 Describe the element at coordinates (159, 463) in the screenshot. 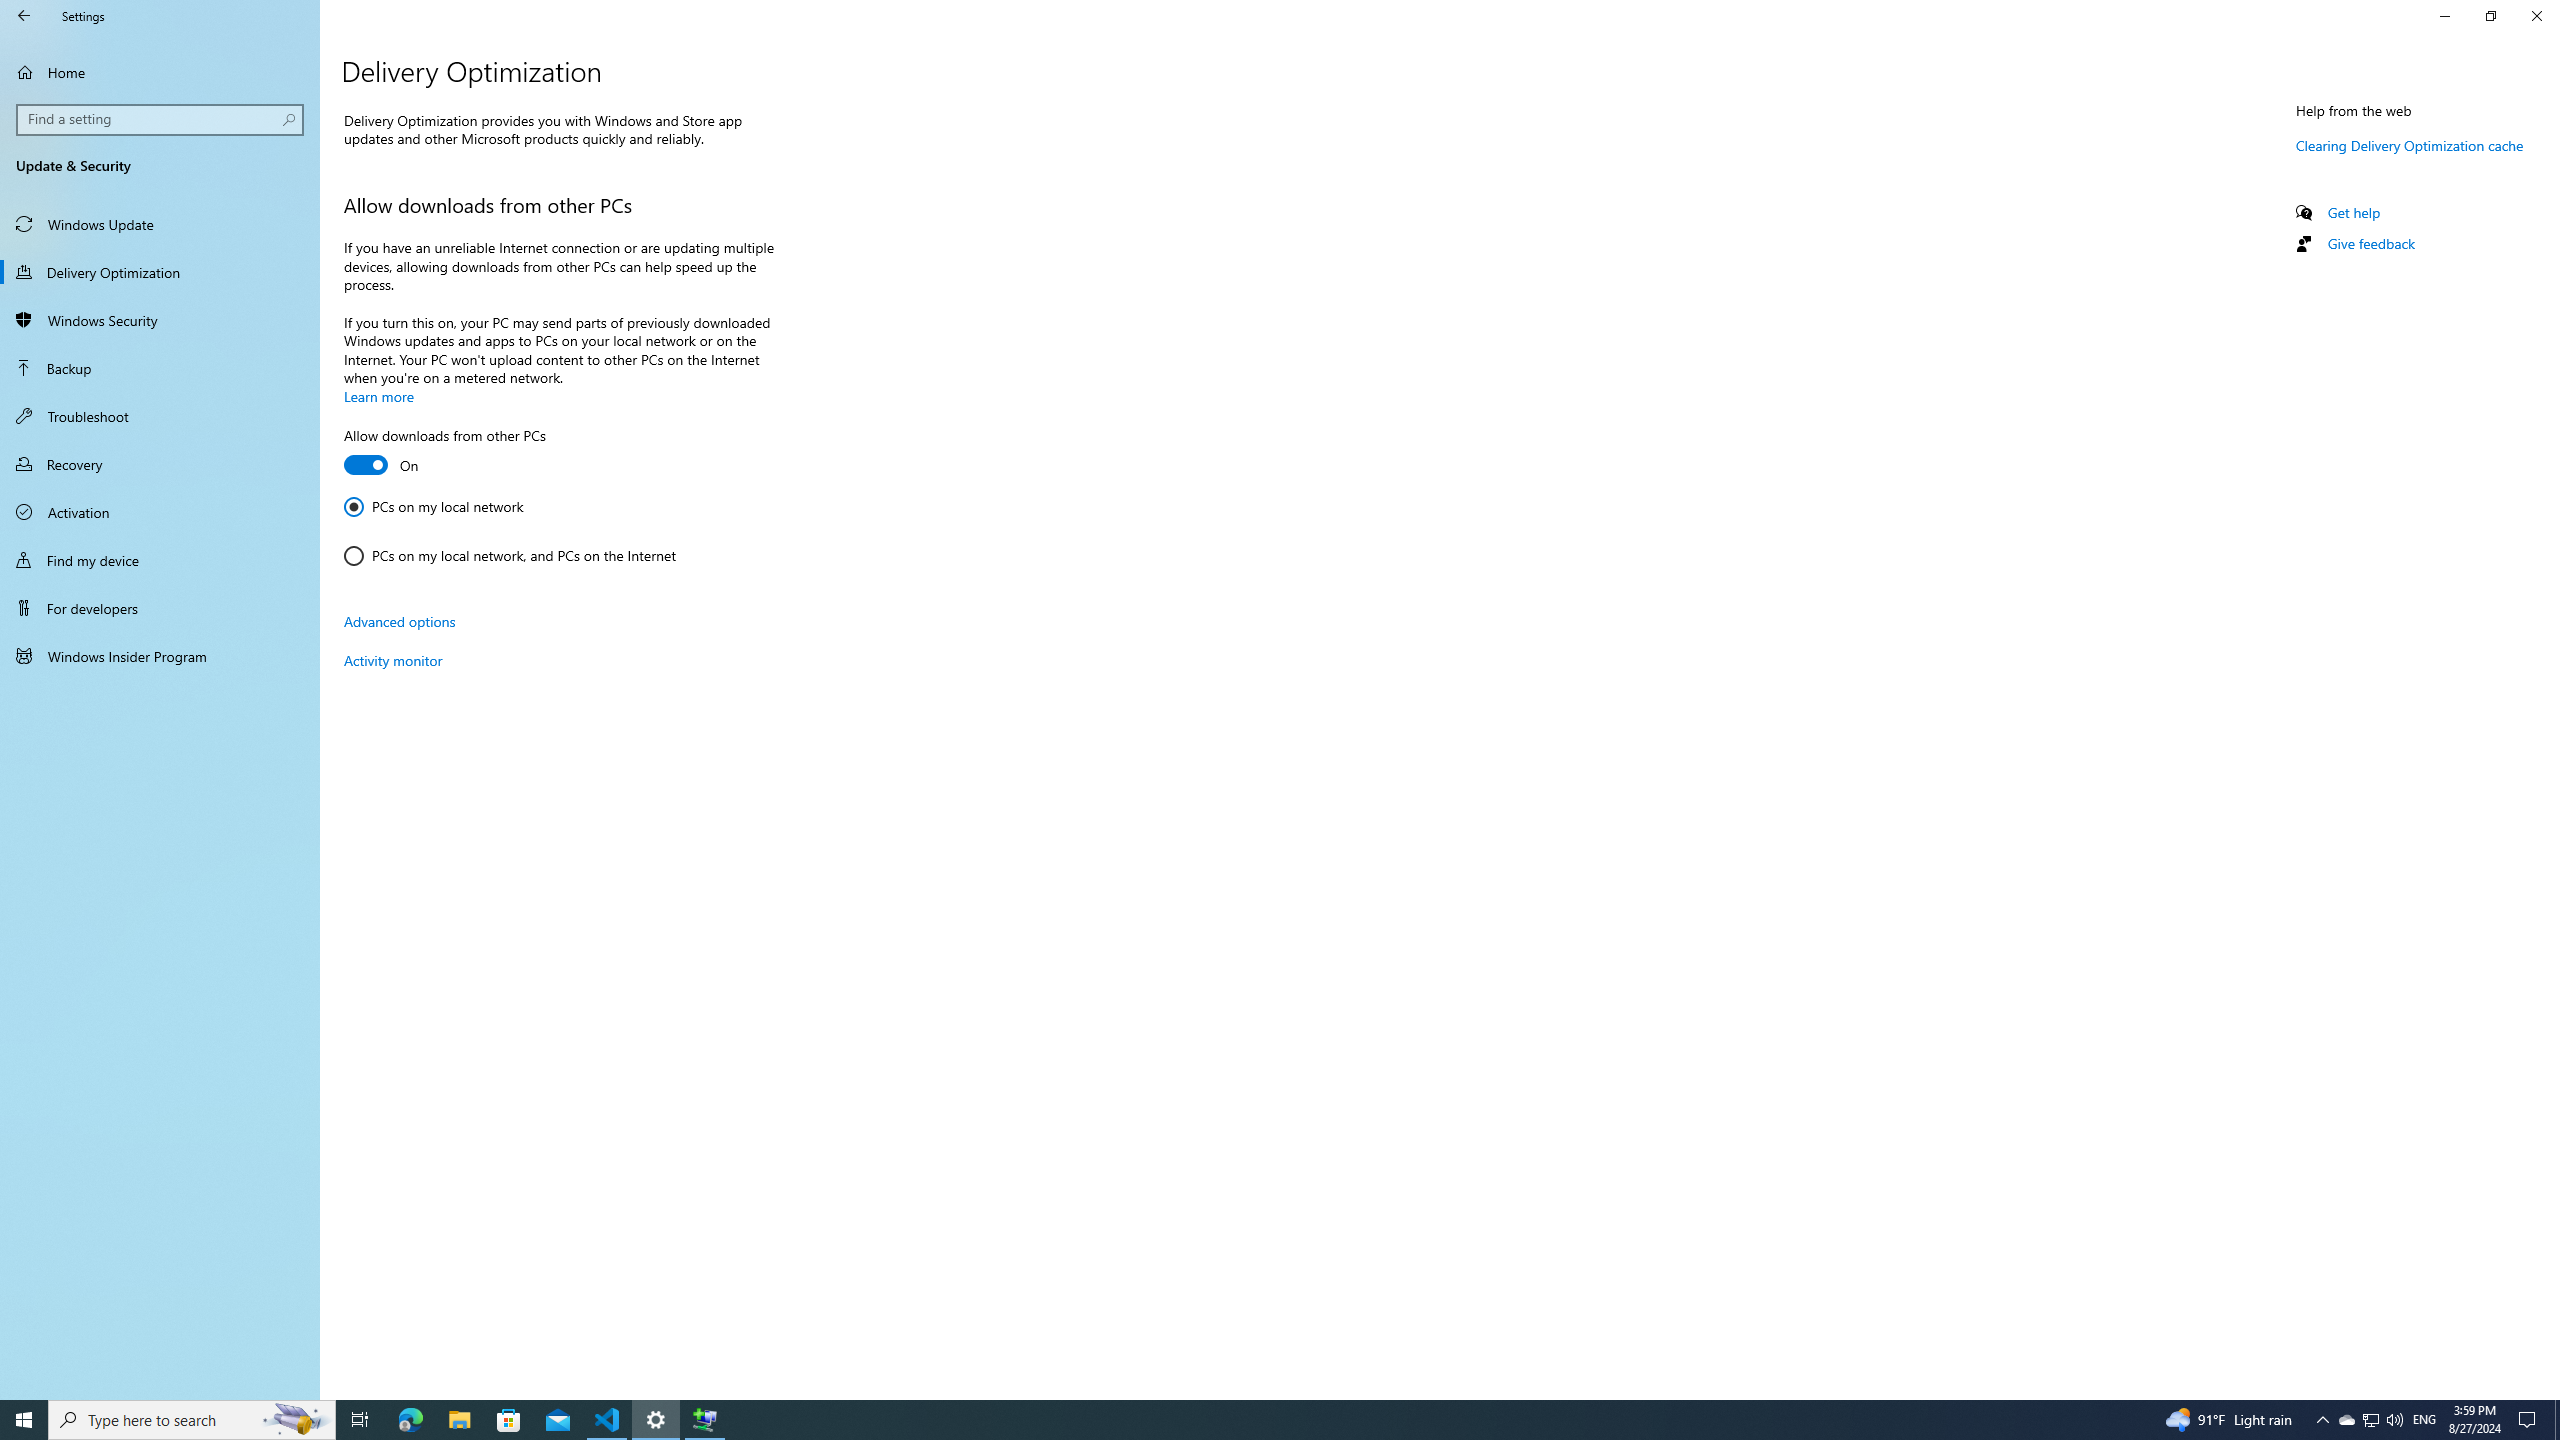

I see `'Recovery'` at that location.